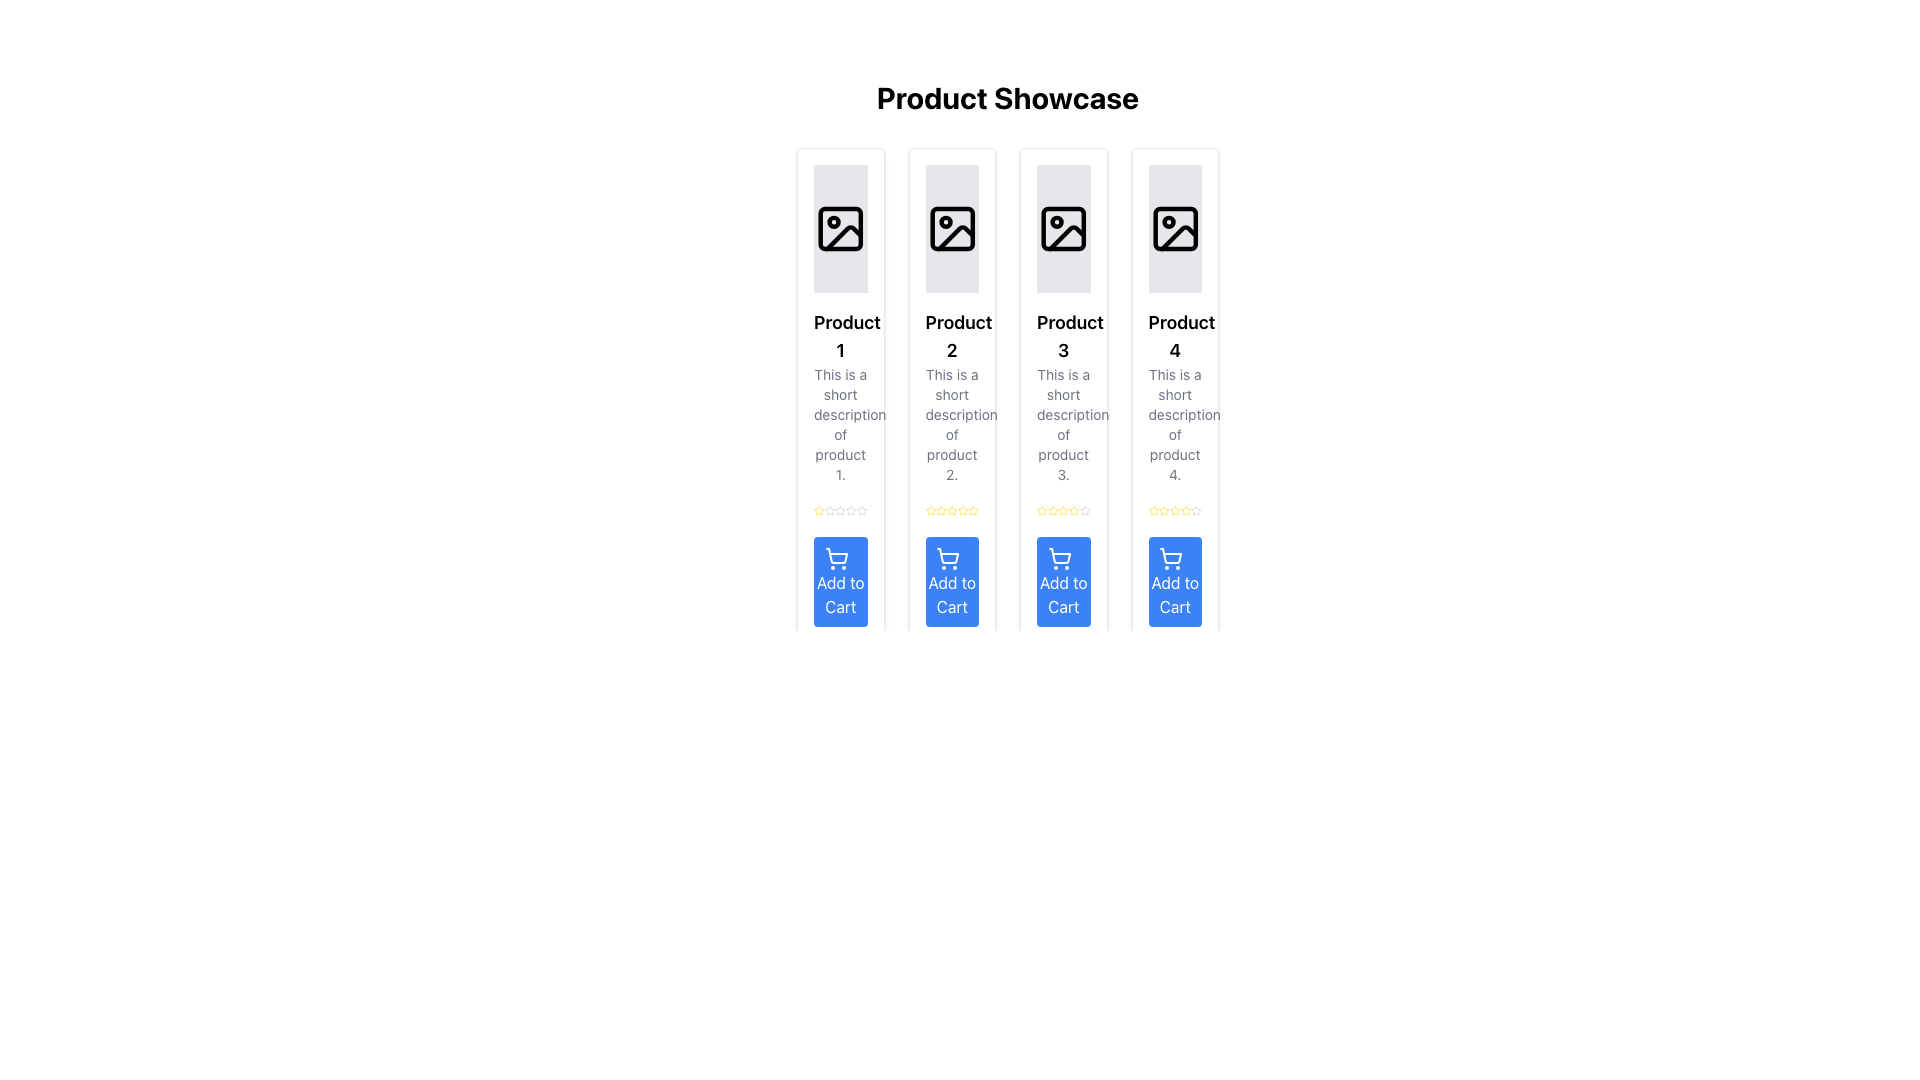 The width and height of the screenshot is (1920, 1080). Describe the element at coordinates (940, 509) in the screenshot. I see `the second yellow star-shaped rating icon located below the product description for Product 2 and above the 'Add to Cart' button` at that location.